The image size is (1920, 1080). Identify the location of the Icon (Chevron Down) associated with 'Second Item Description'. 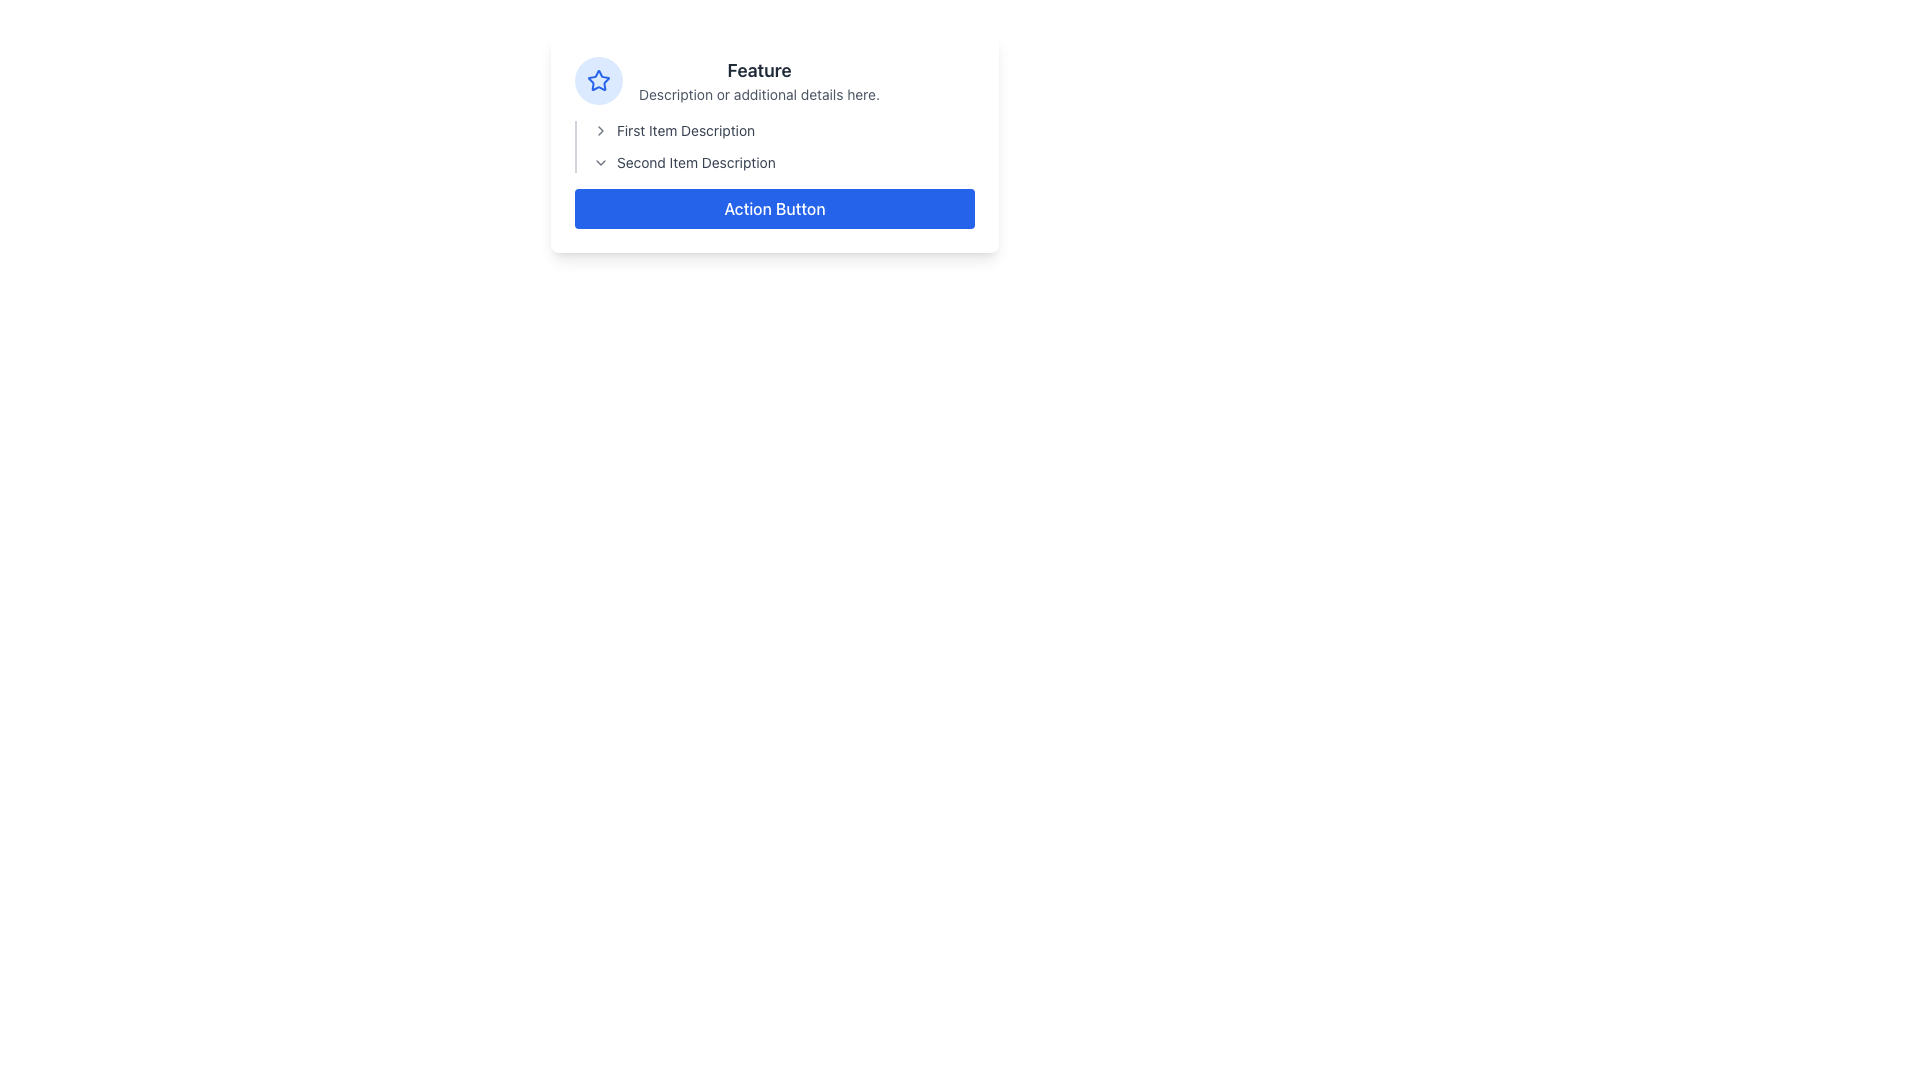
(599, 161).